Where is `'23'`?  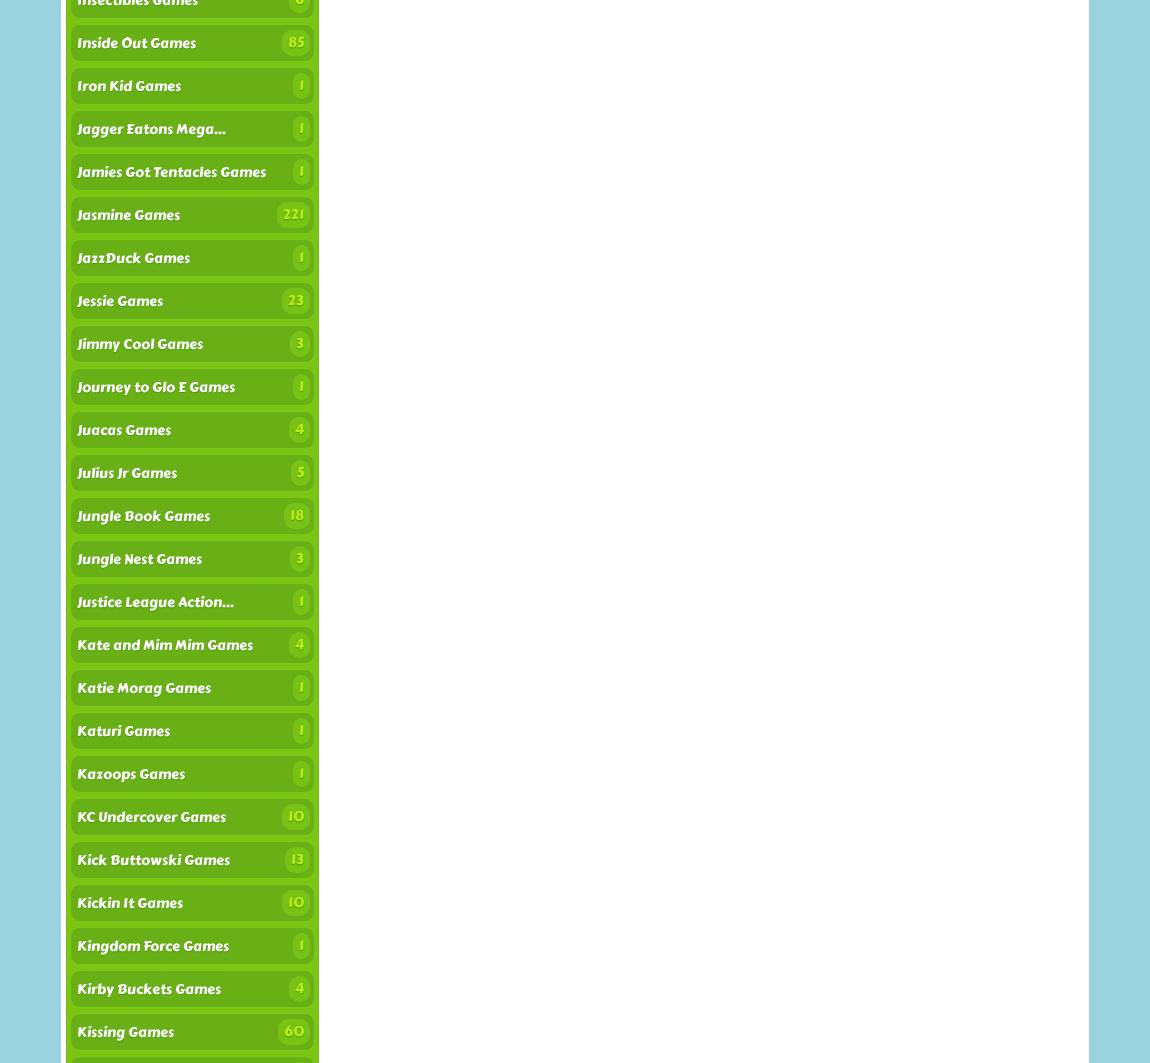
'23' is located at coordinates (286, 300).